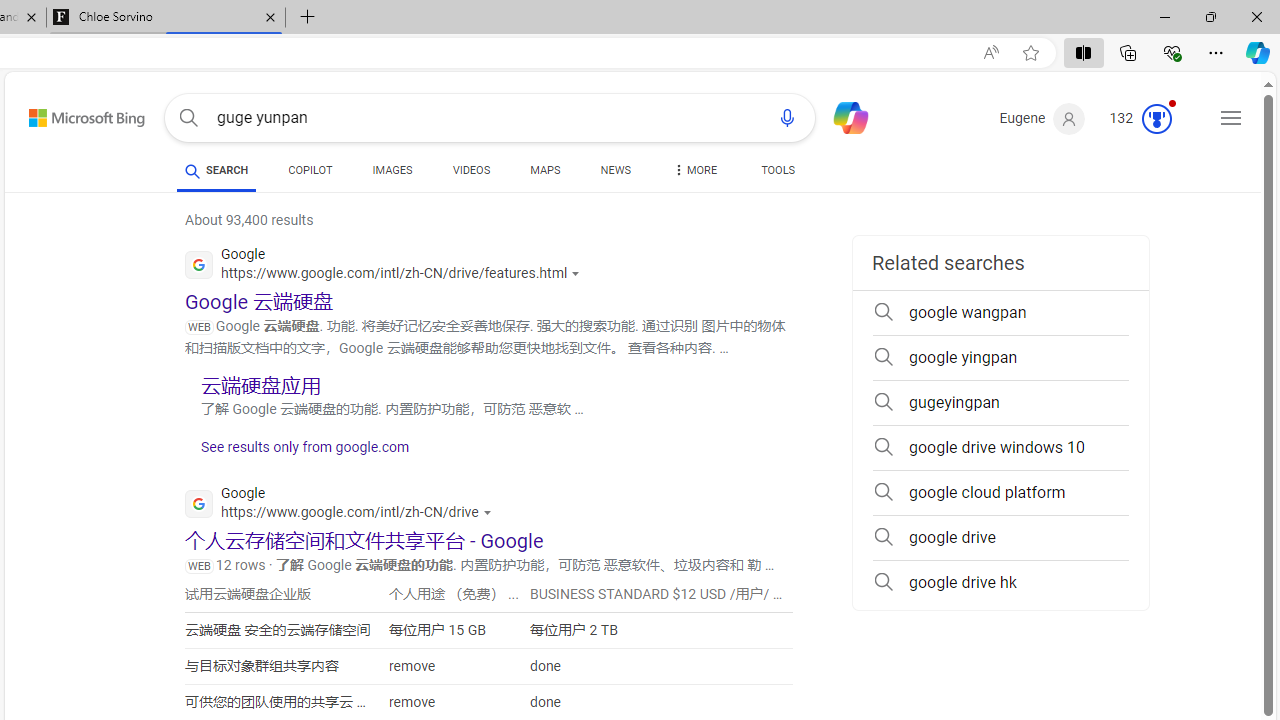  Describe the element at coordinates (392, 172) in the screenshot. I see `'IMAGES'` at that location.